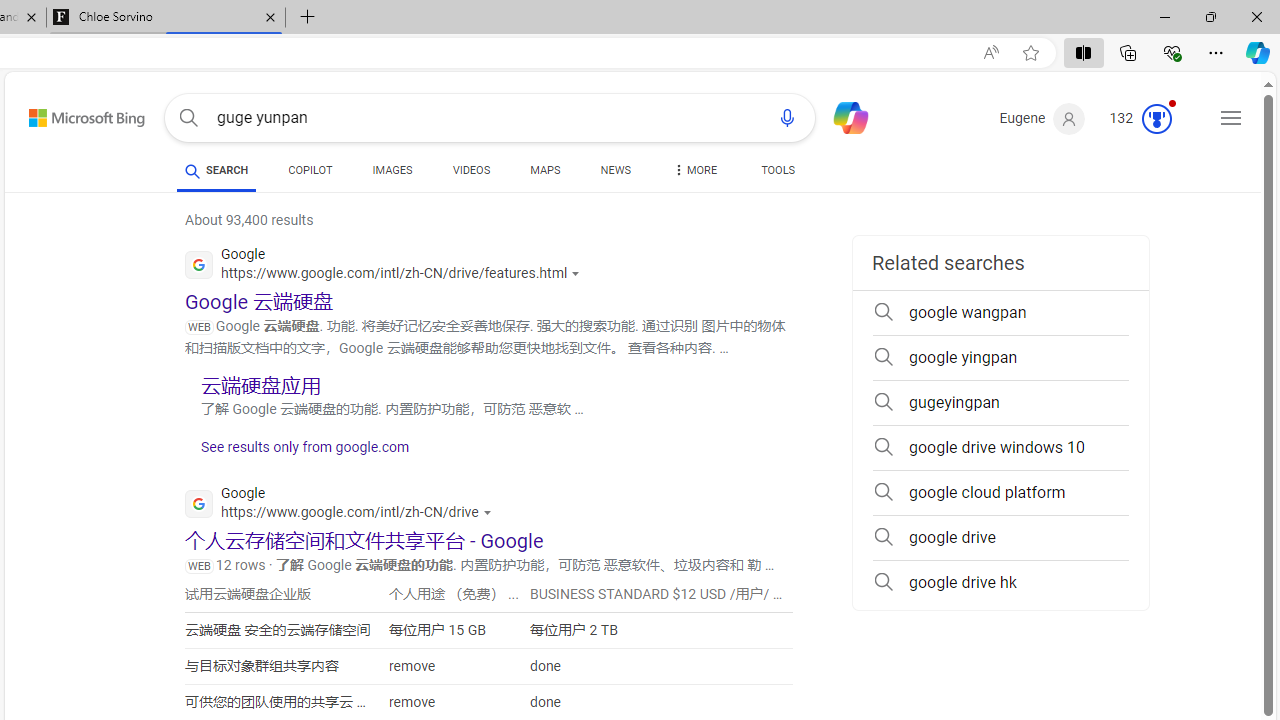  Describe the element at coordinates (392, 172) in the screenshot. I see `'IMAGES'` at that location.